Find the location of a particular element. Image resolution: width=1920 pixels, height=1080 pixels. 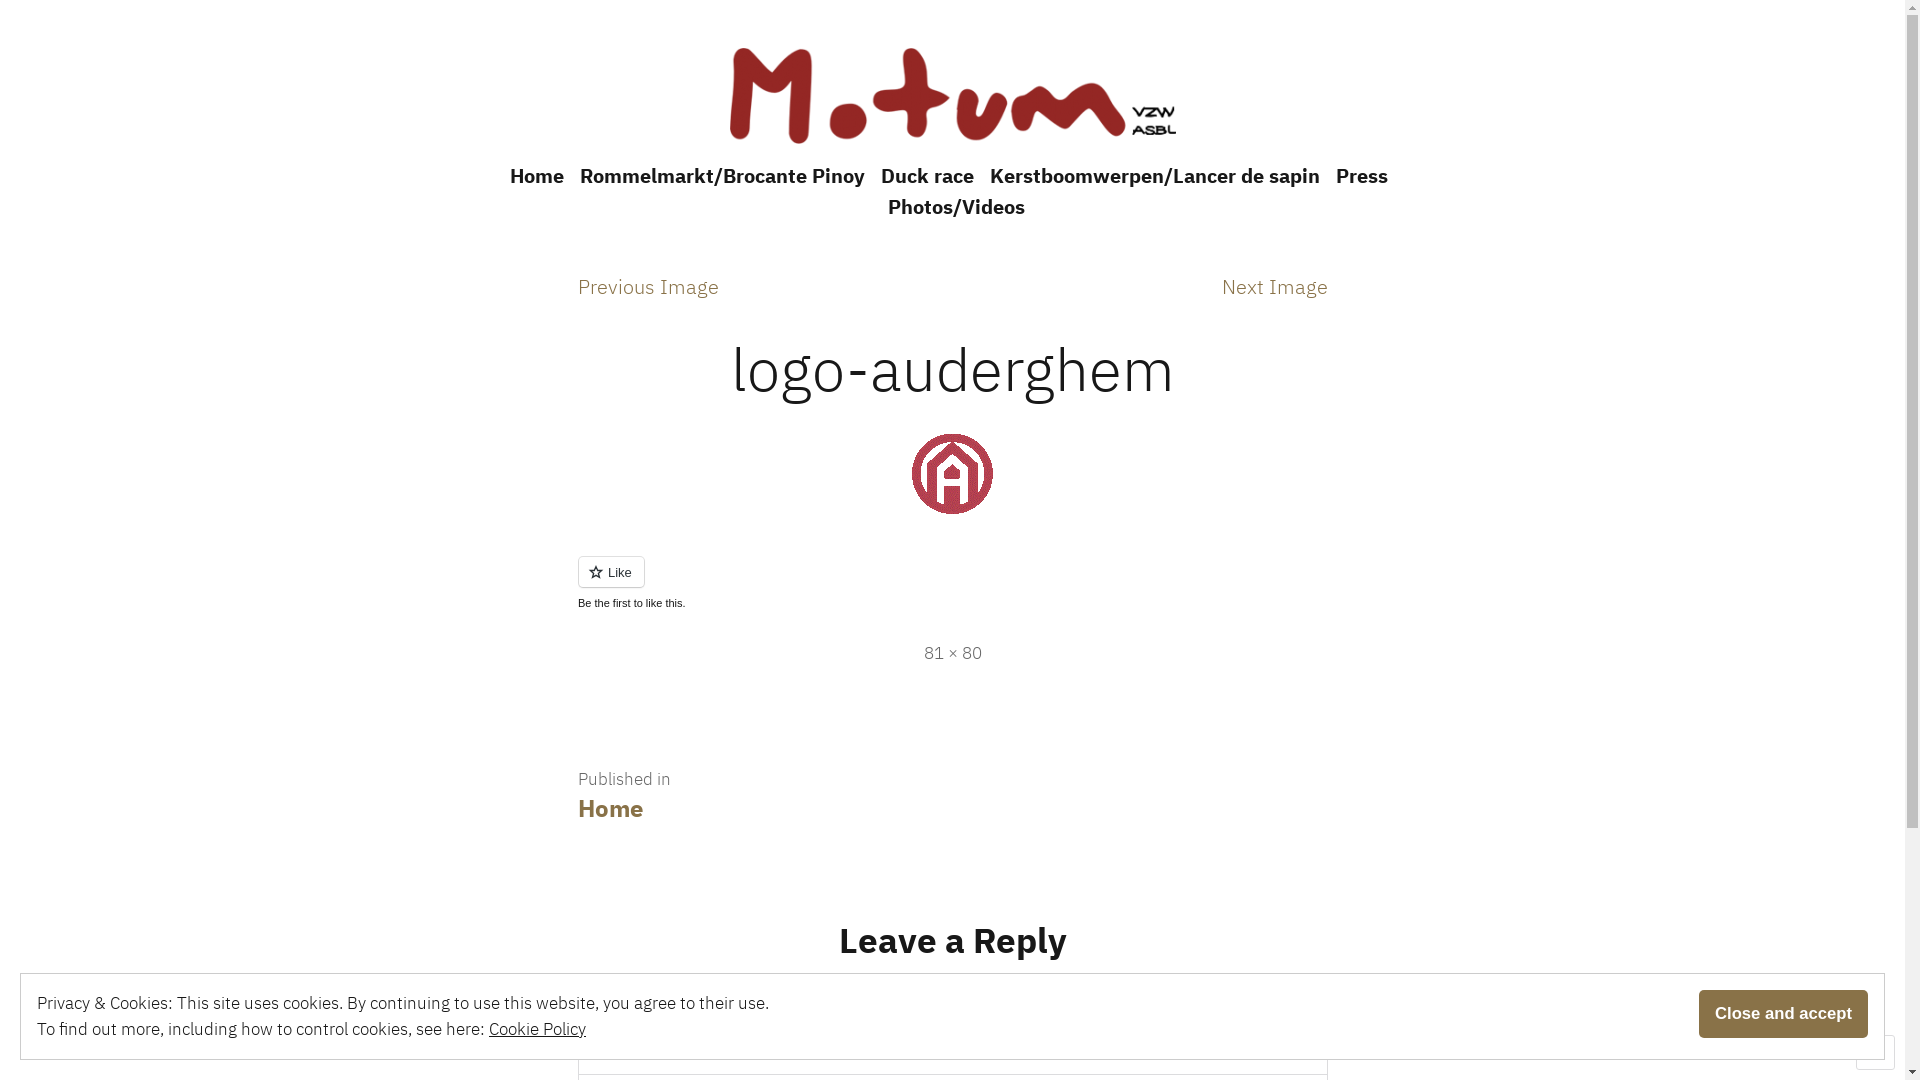

'Close and accept' is located at coordinates (1783, 1014).